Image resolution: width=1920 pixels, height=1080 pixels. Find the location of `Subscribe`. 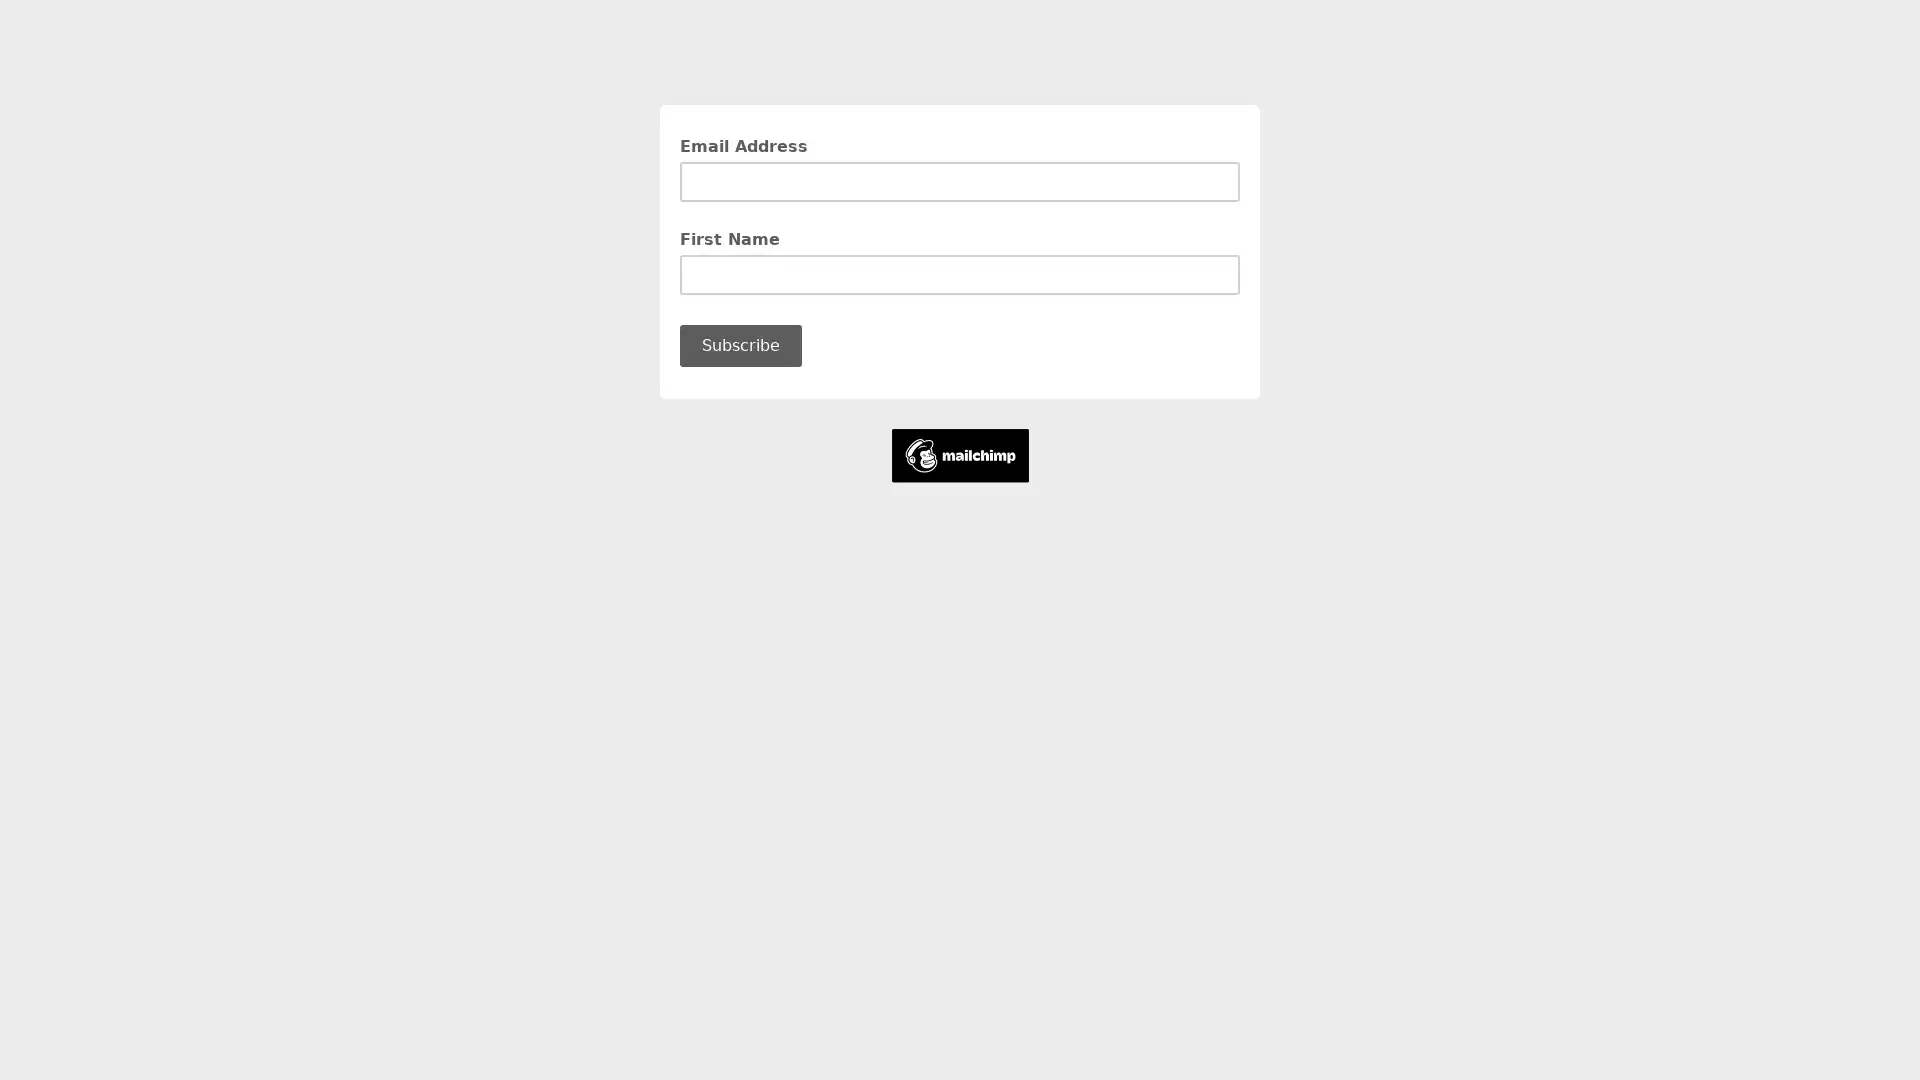

Subscribe is located at coordinates (739, 345).